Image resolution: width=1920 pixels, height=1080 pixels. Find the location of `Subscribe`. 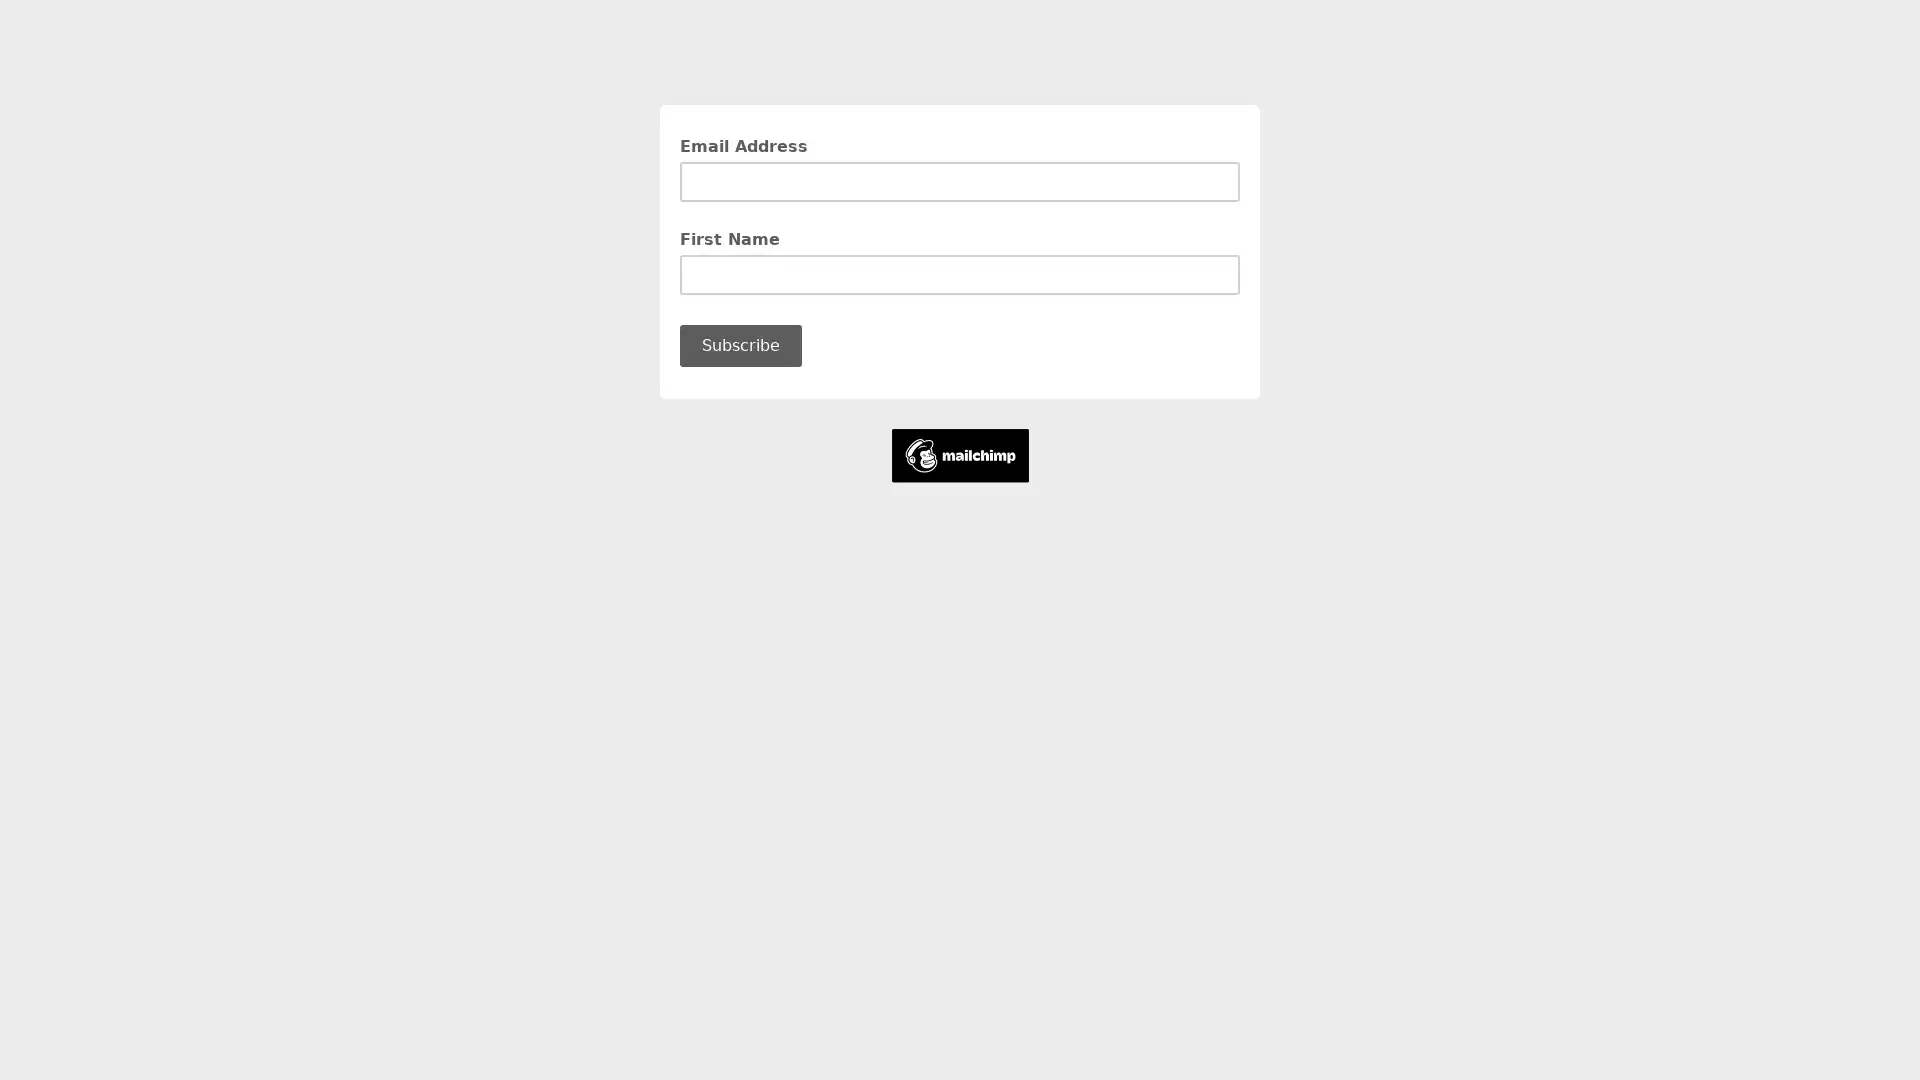

Subscribe is located at coordinates (739, 345).